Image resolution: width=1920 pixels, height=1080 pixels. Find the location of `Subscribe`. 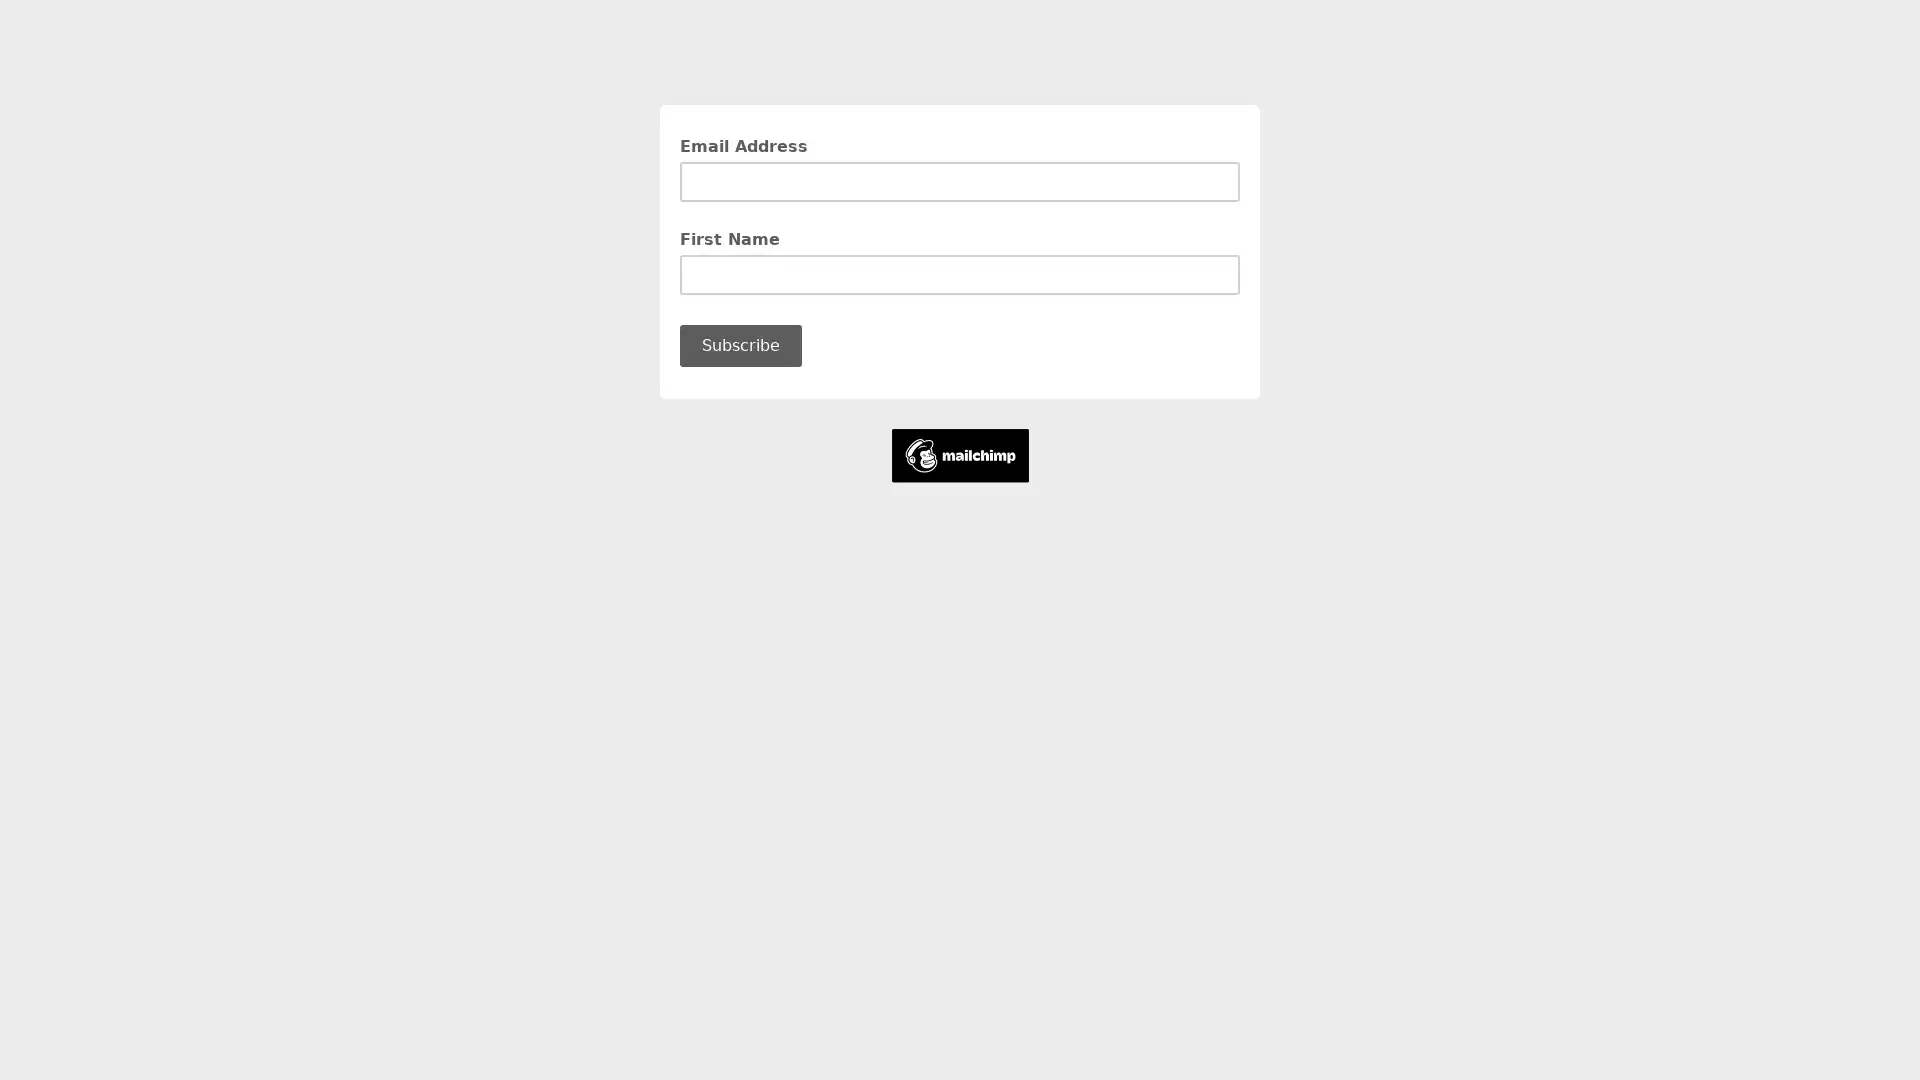

Subscribe is located at coordinates (739, 345).